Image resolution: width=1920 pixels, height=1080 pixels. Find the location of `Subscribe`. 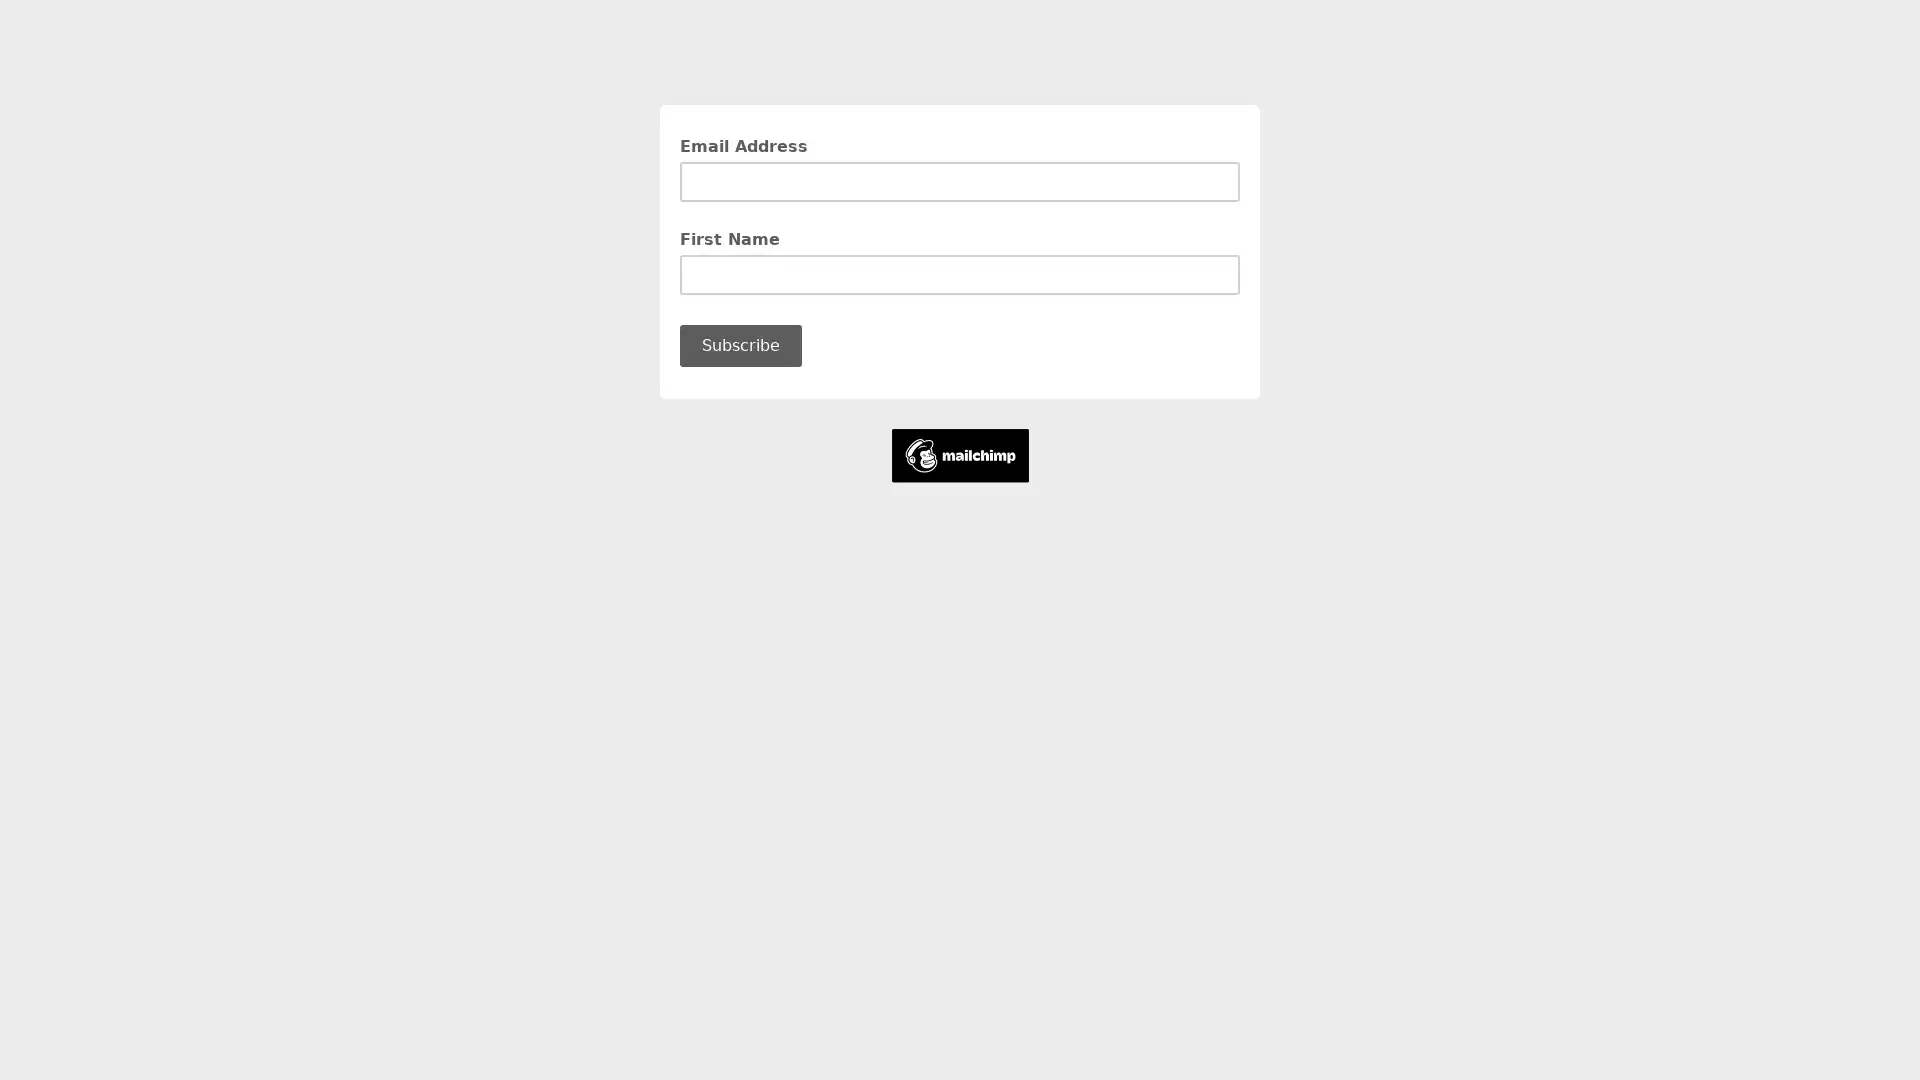

Subscribe is located at coordinates (739, 345).